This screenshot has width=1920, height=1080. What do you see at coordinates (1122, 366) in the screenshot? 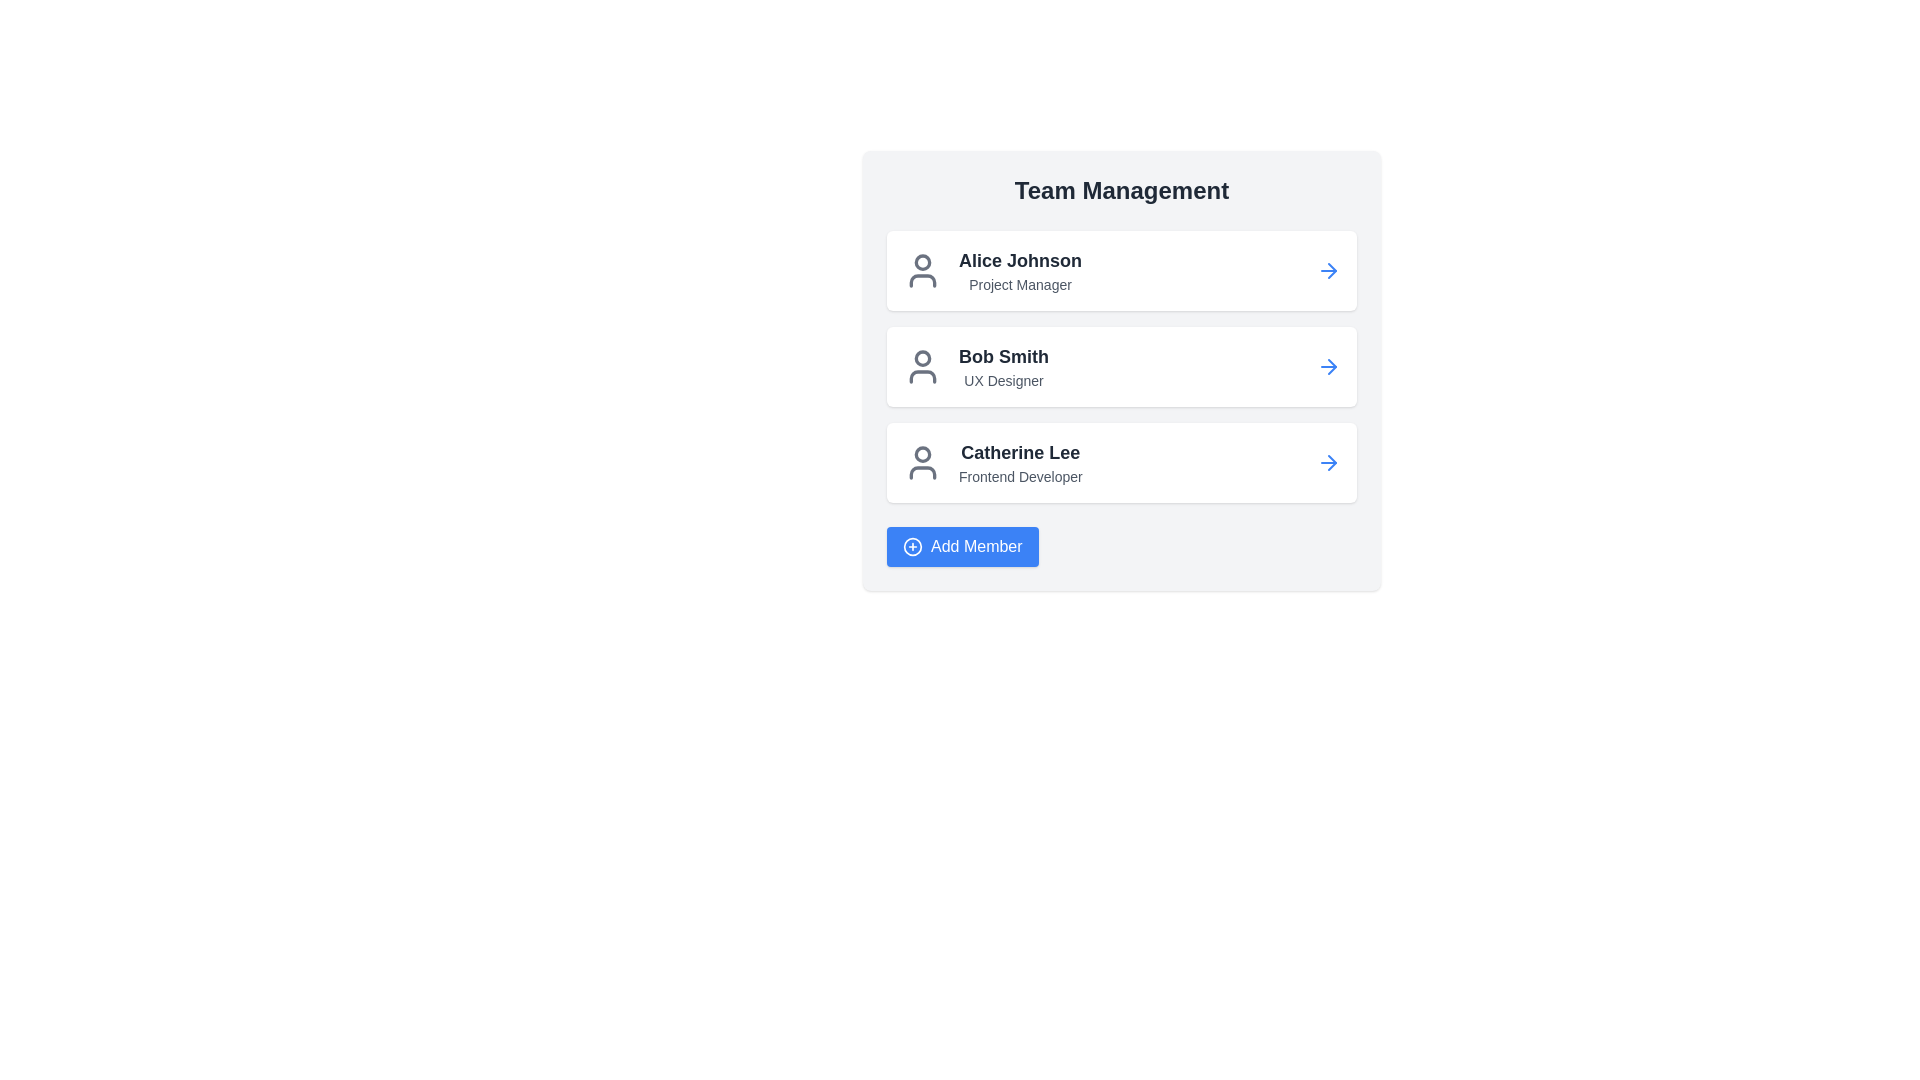
I see `the team member's profile summary card, which is the second item in the vertical list of three cards in the 'Team Management' section` at bounding box center [1122, 366].